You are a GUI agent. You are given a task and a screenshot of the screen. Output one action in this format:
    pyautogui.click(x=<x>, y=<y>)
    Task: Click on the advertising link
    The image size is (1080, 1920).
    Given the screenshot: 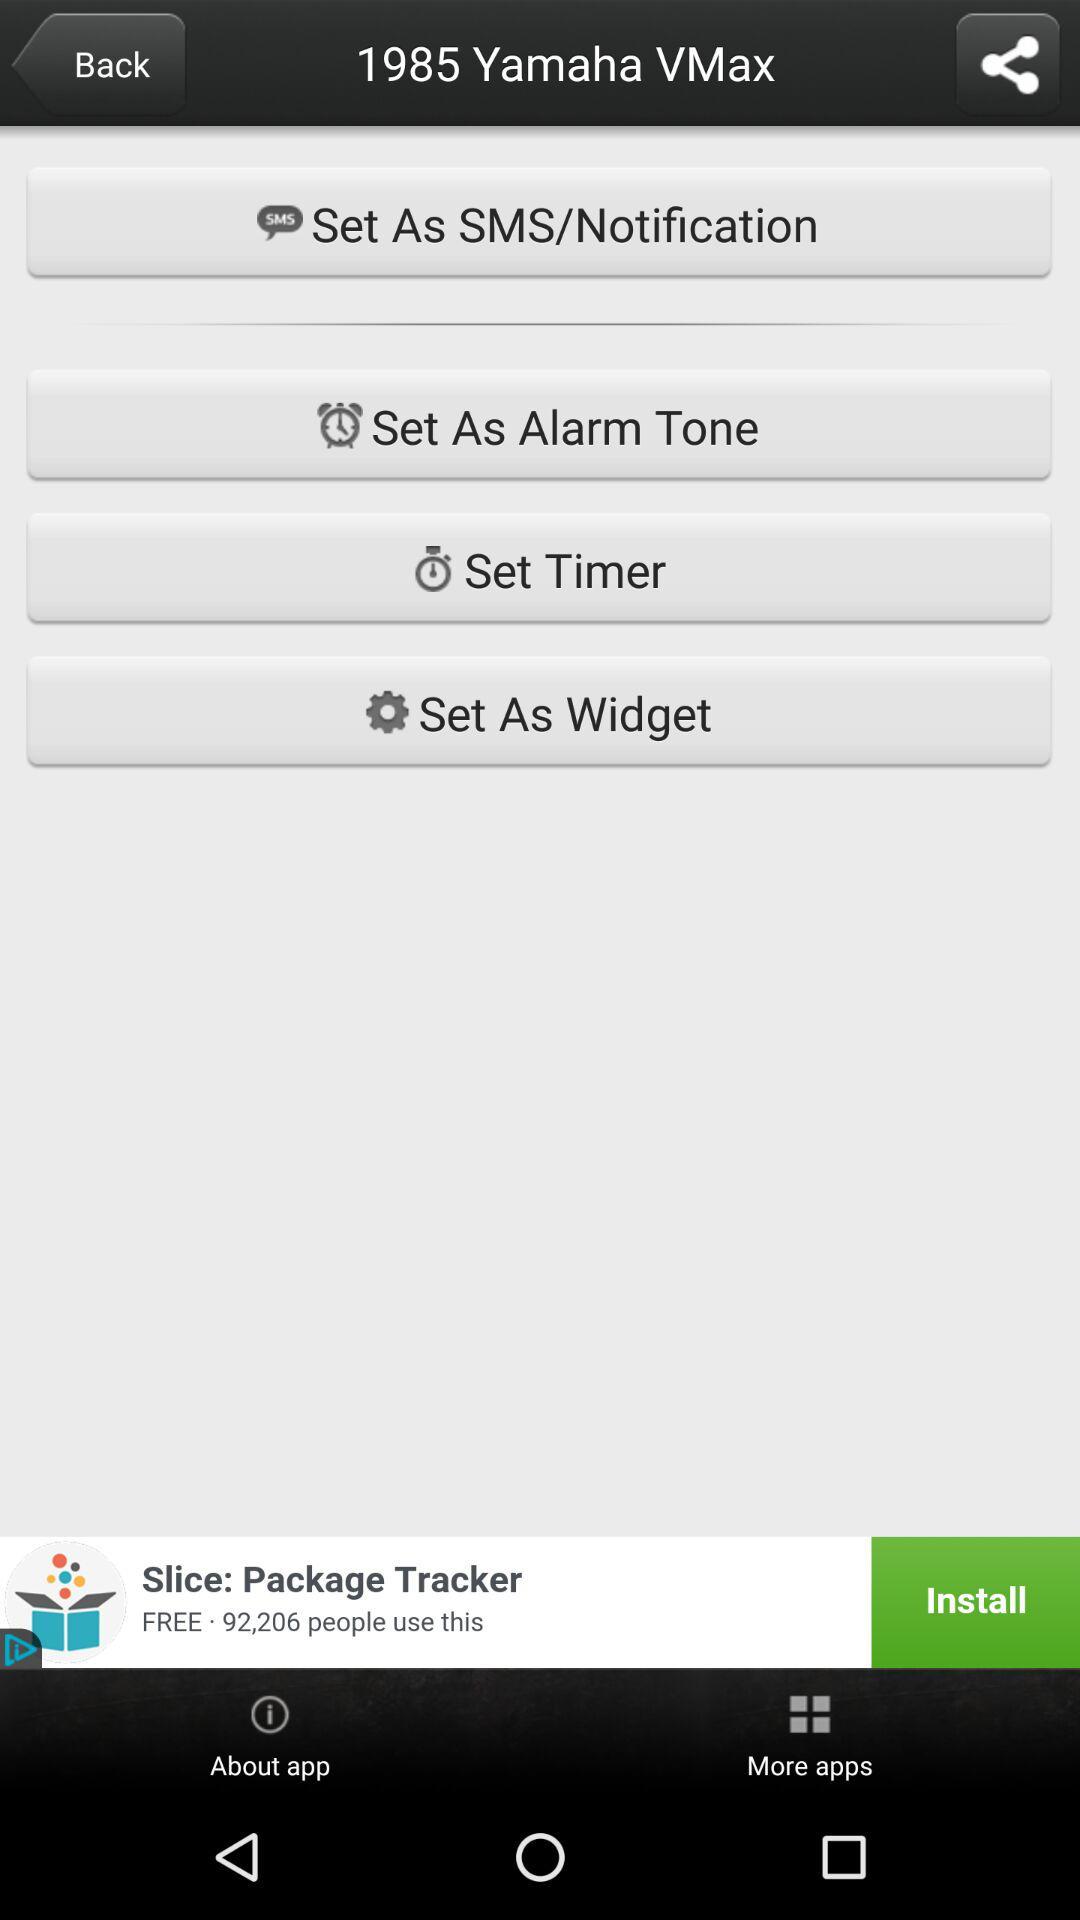 What is the action you would take?
    pyautogui.click(x=540, y=1602)
    